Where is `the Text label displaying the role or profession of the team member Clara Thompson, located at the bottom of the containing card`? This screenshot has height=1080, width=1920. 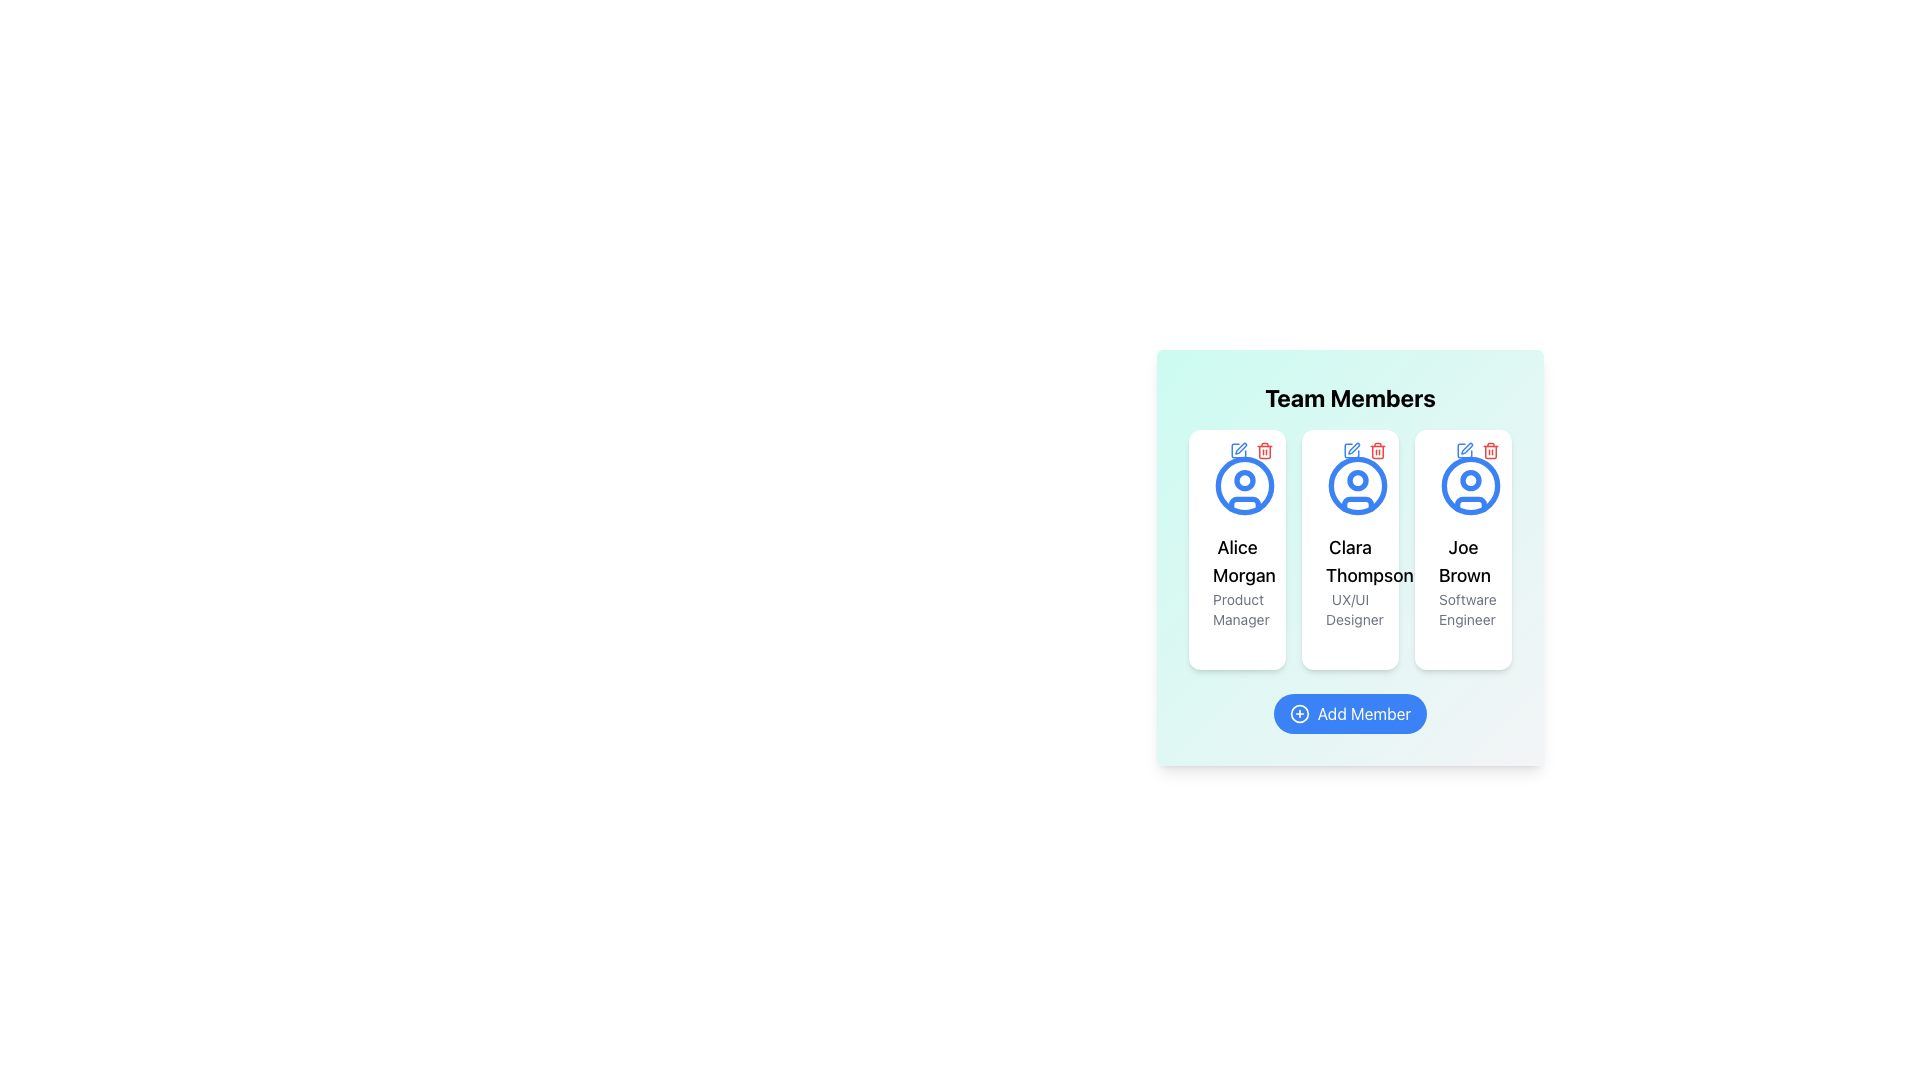 the Text label displaying the role or profession of the team member Clara Thompson, located at the bottom of the containing card is located at coordinates (1350, 608).